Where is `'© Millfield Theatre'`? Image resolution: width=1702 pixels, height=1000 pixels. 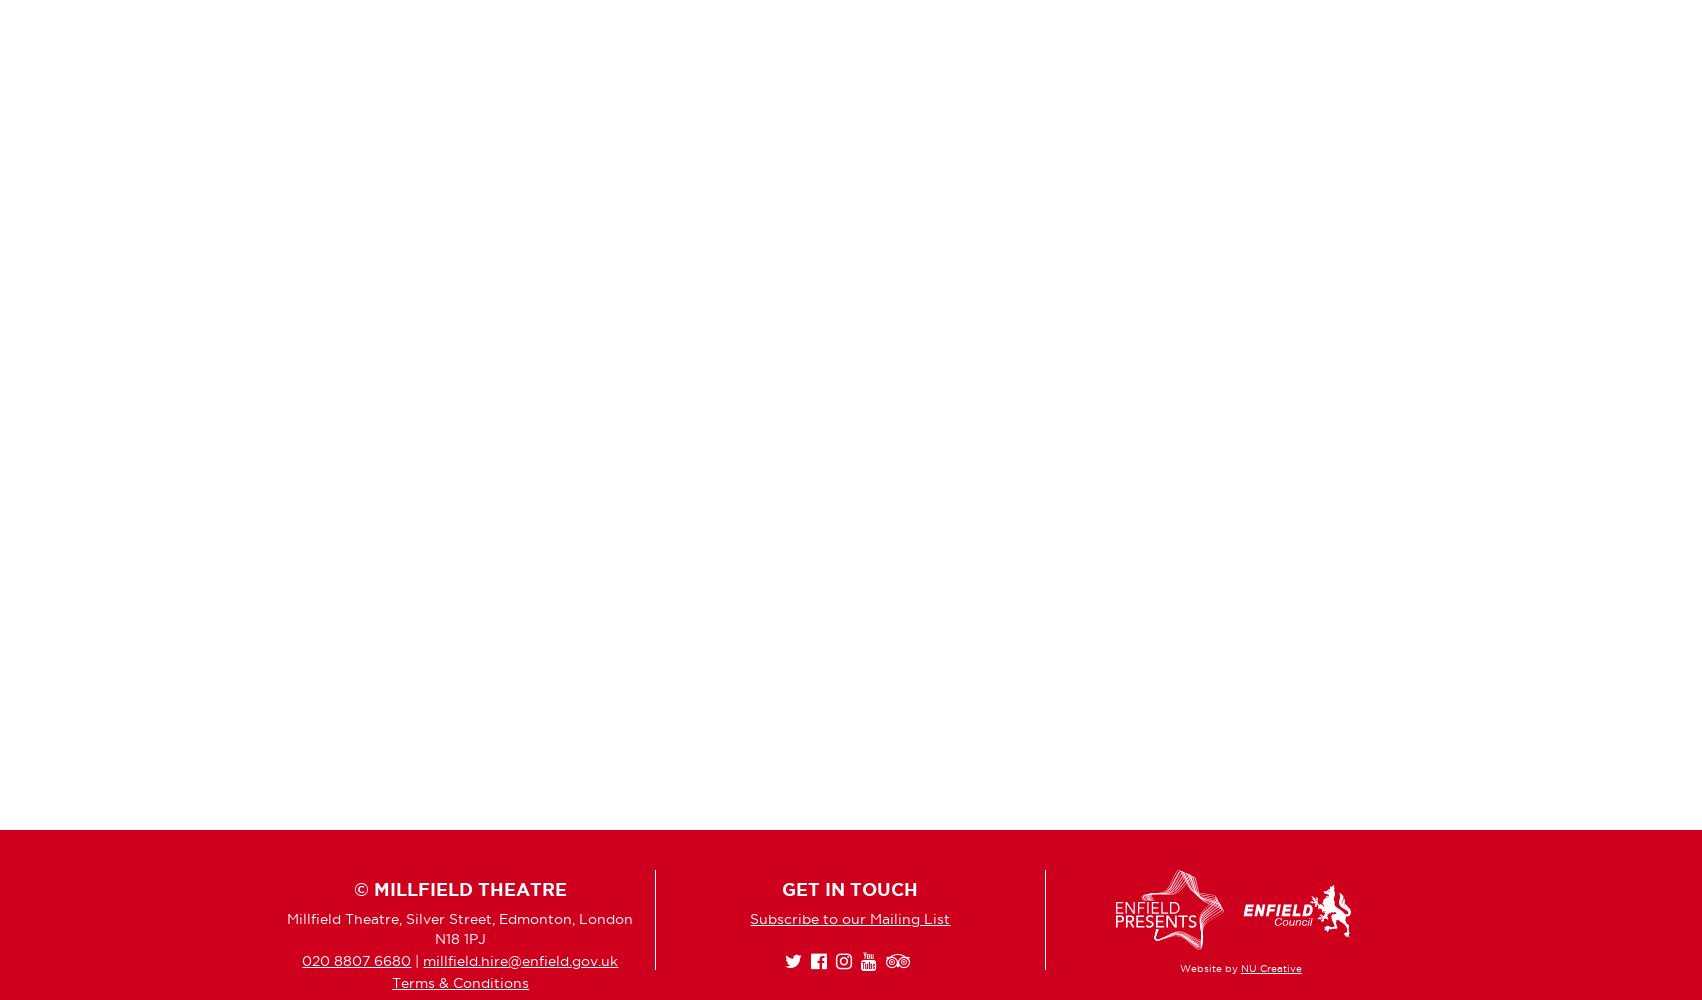
'© Millfield Theatre' is located at coordinates (458, 889).